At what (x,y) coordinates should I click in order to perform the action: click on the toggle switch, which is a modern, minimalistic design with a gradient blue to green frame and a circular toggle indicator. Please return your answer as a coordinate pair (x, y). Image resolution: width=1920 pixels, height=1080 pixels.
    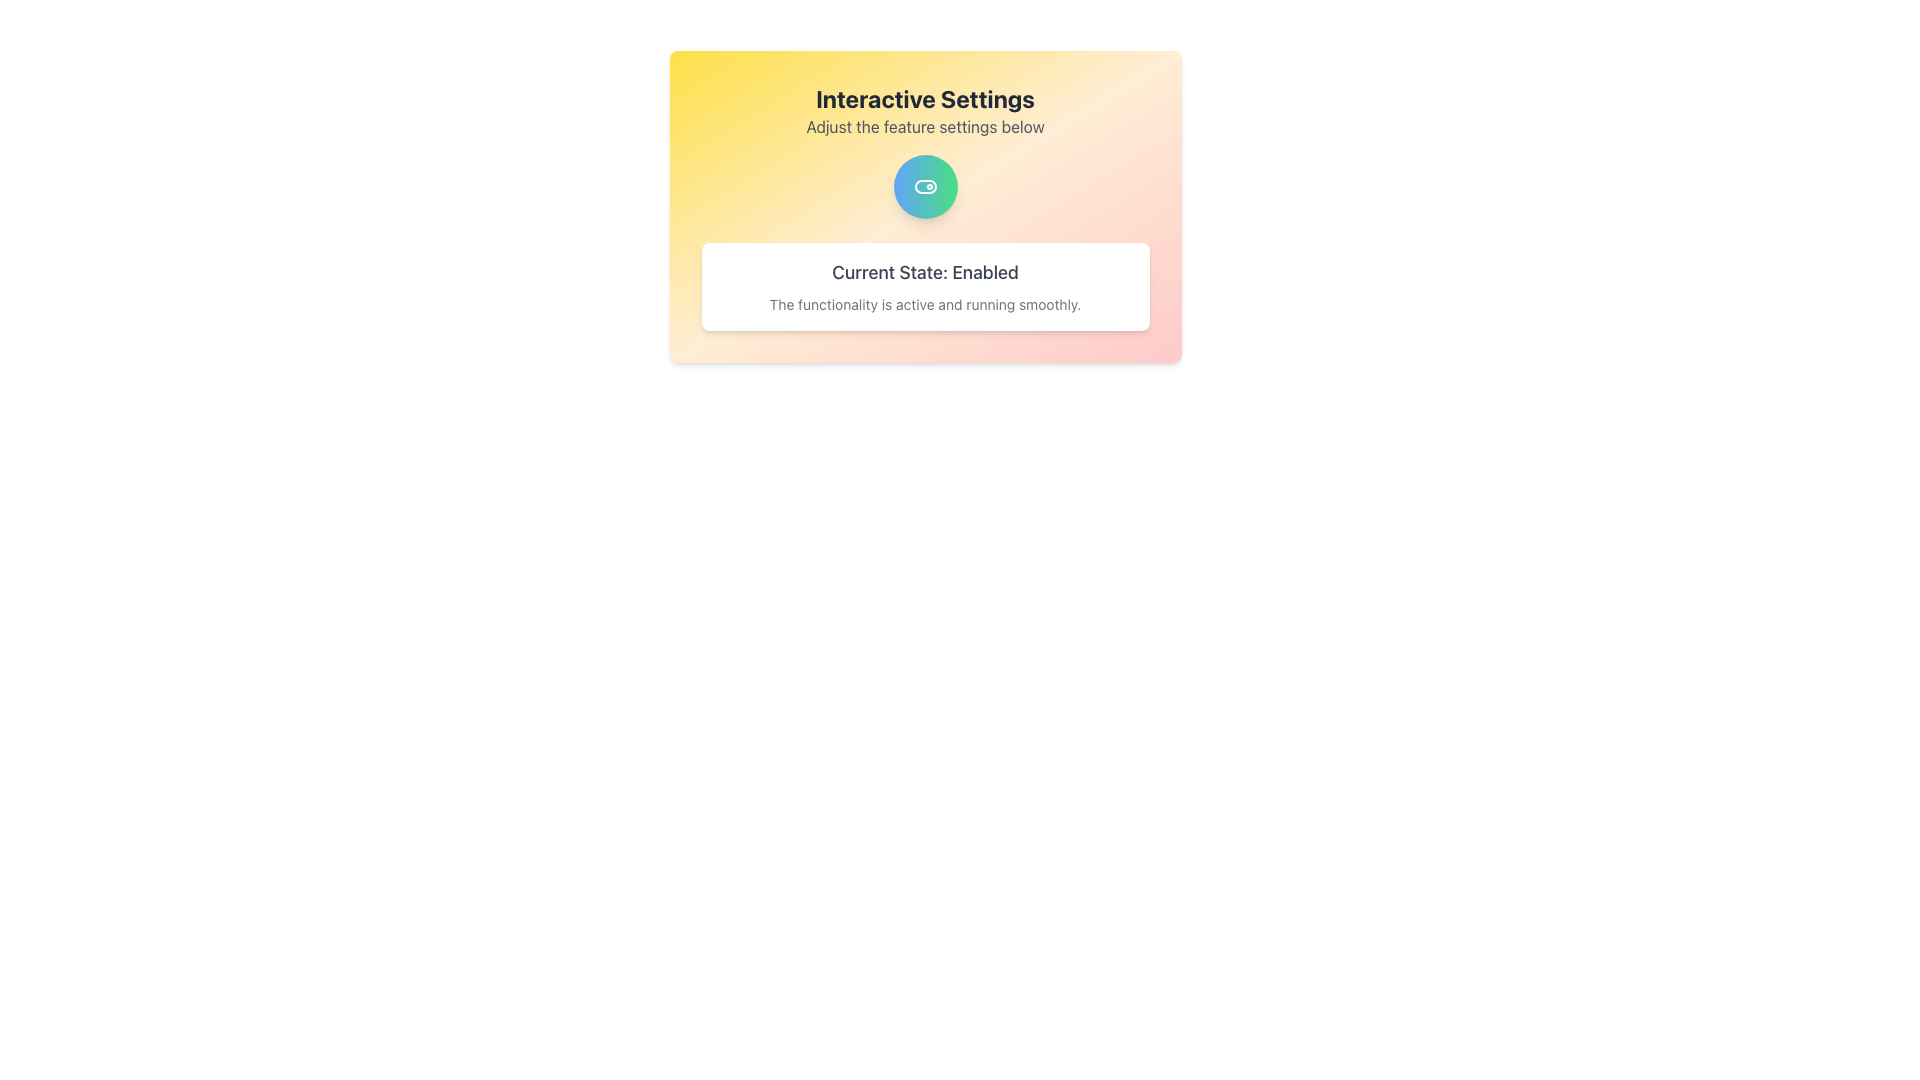
    Looking at the image, I should click on (924, 186).